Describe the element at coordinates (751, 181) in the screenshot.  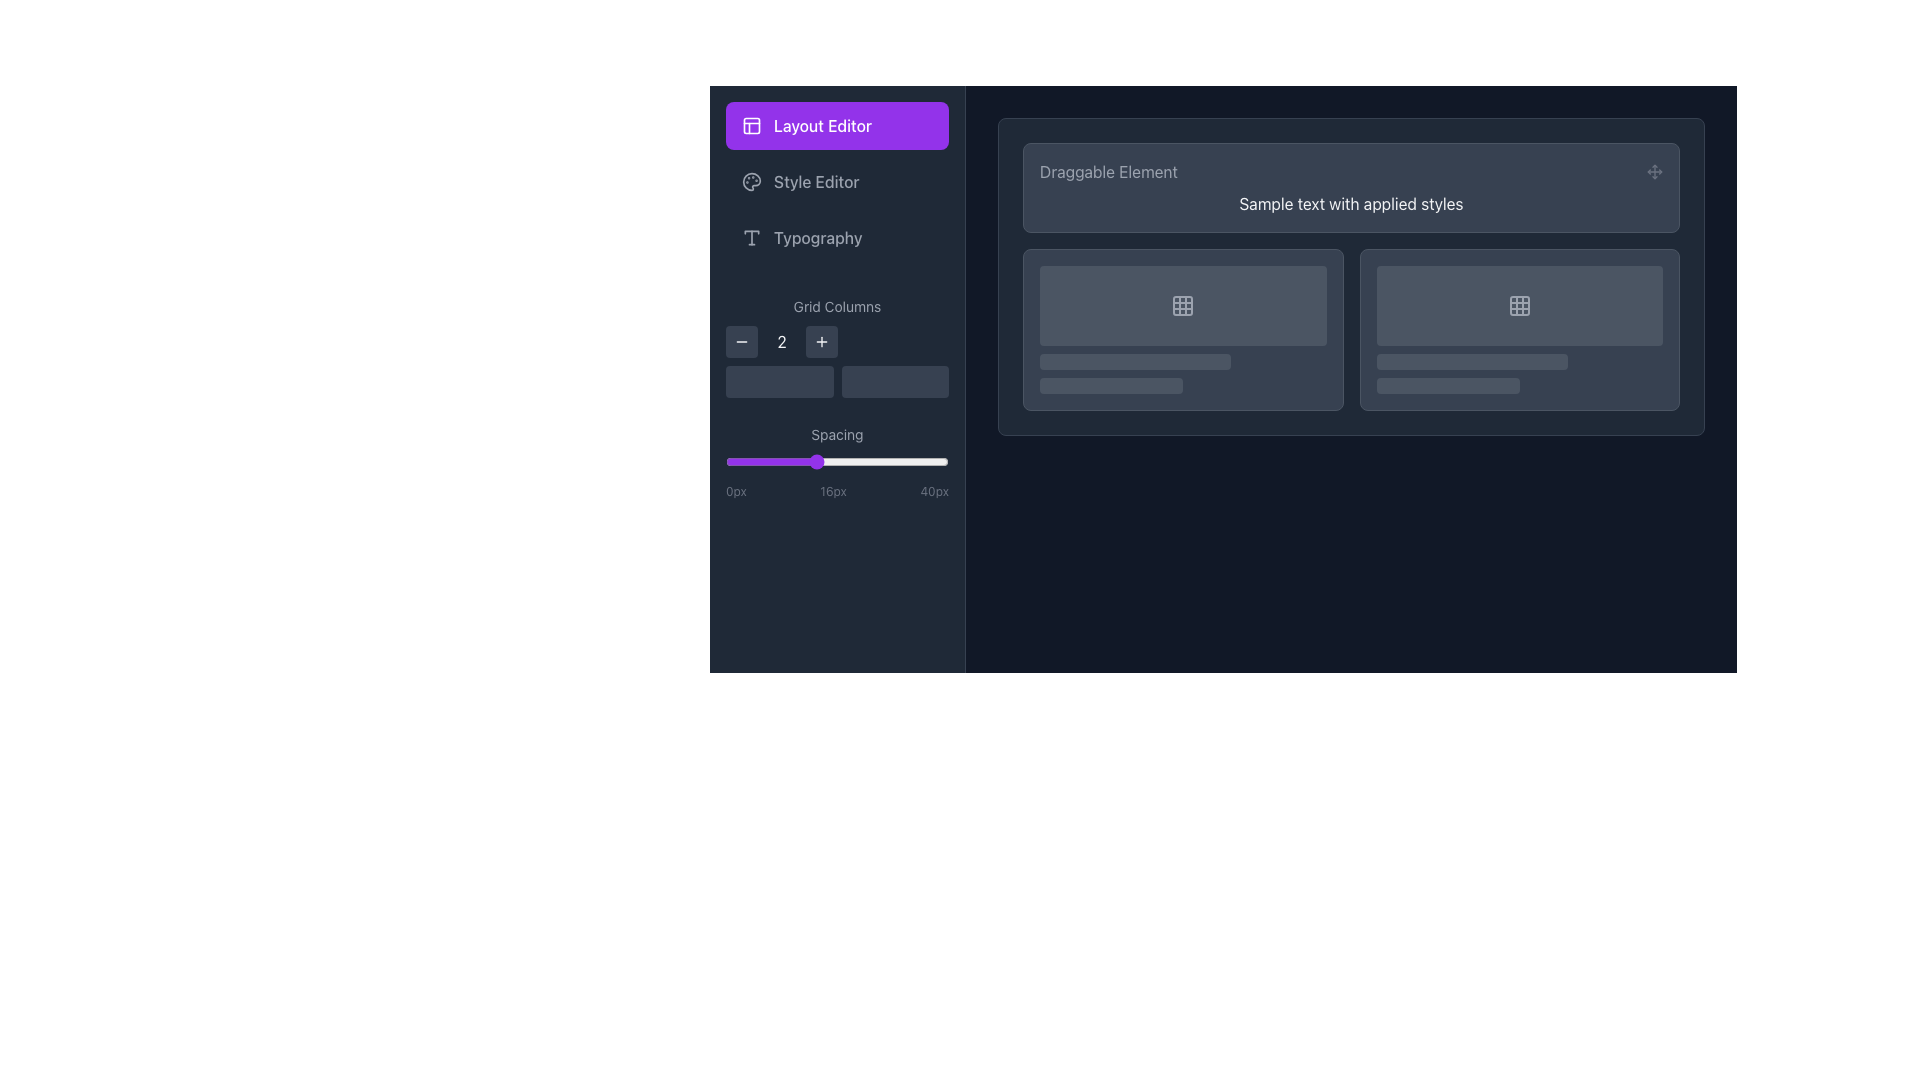
I see `the icon located in the left-side navigation panel near the top, which serves as a visual cue for the 'Style Editor' option` at that location.